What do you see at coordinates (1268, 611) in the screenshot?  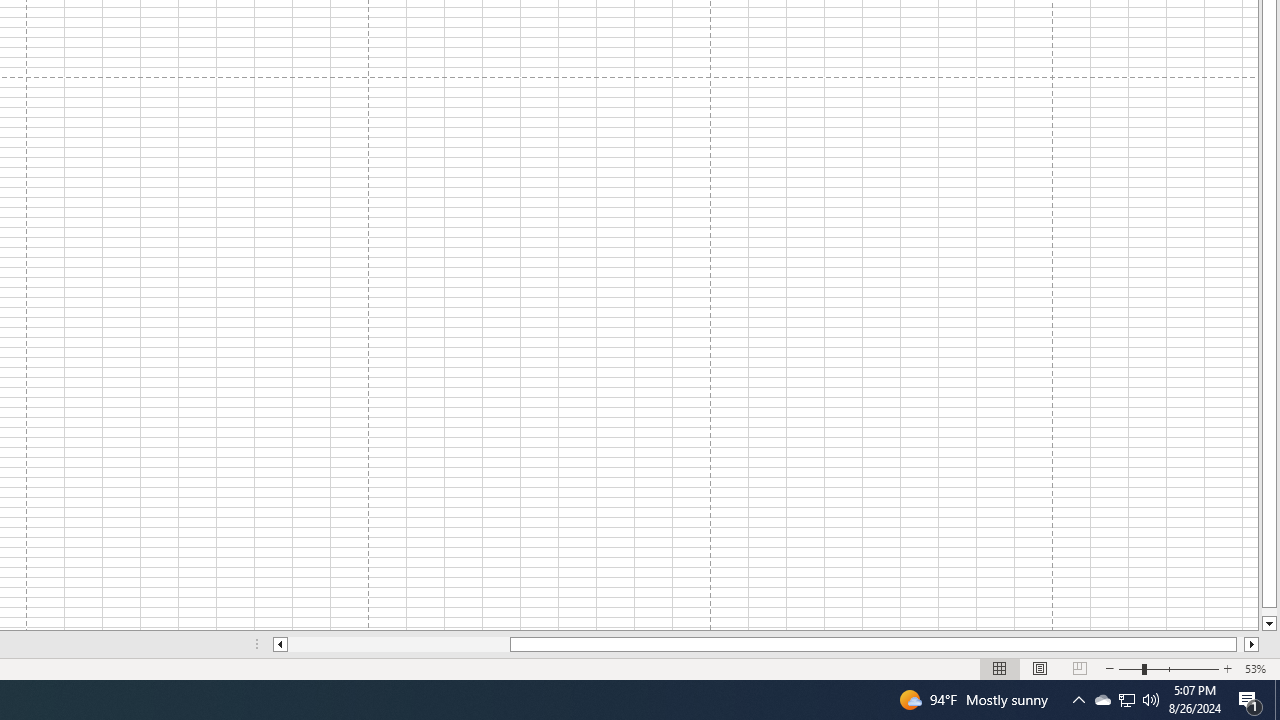 I see `'Page down'` at bounding box center [1268, 611].